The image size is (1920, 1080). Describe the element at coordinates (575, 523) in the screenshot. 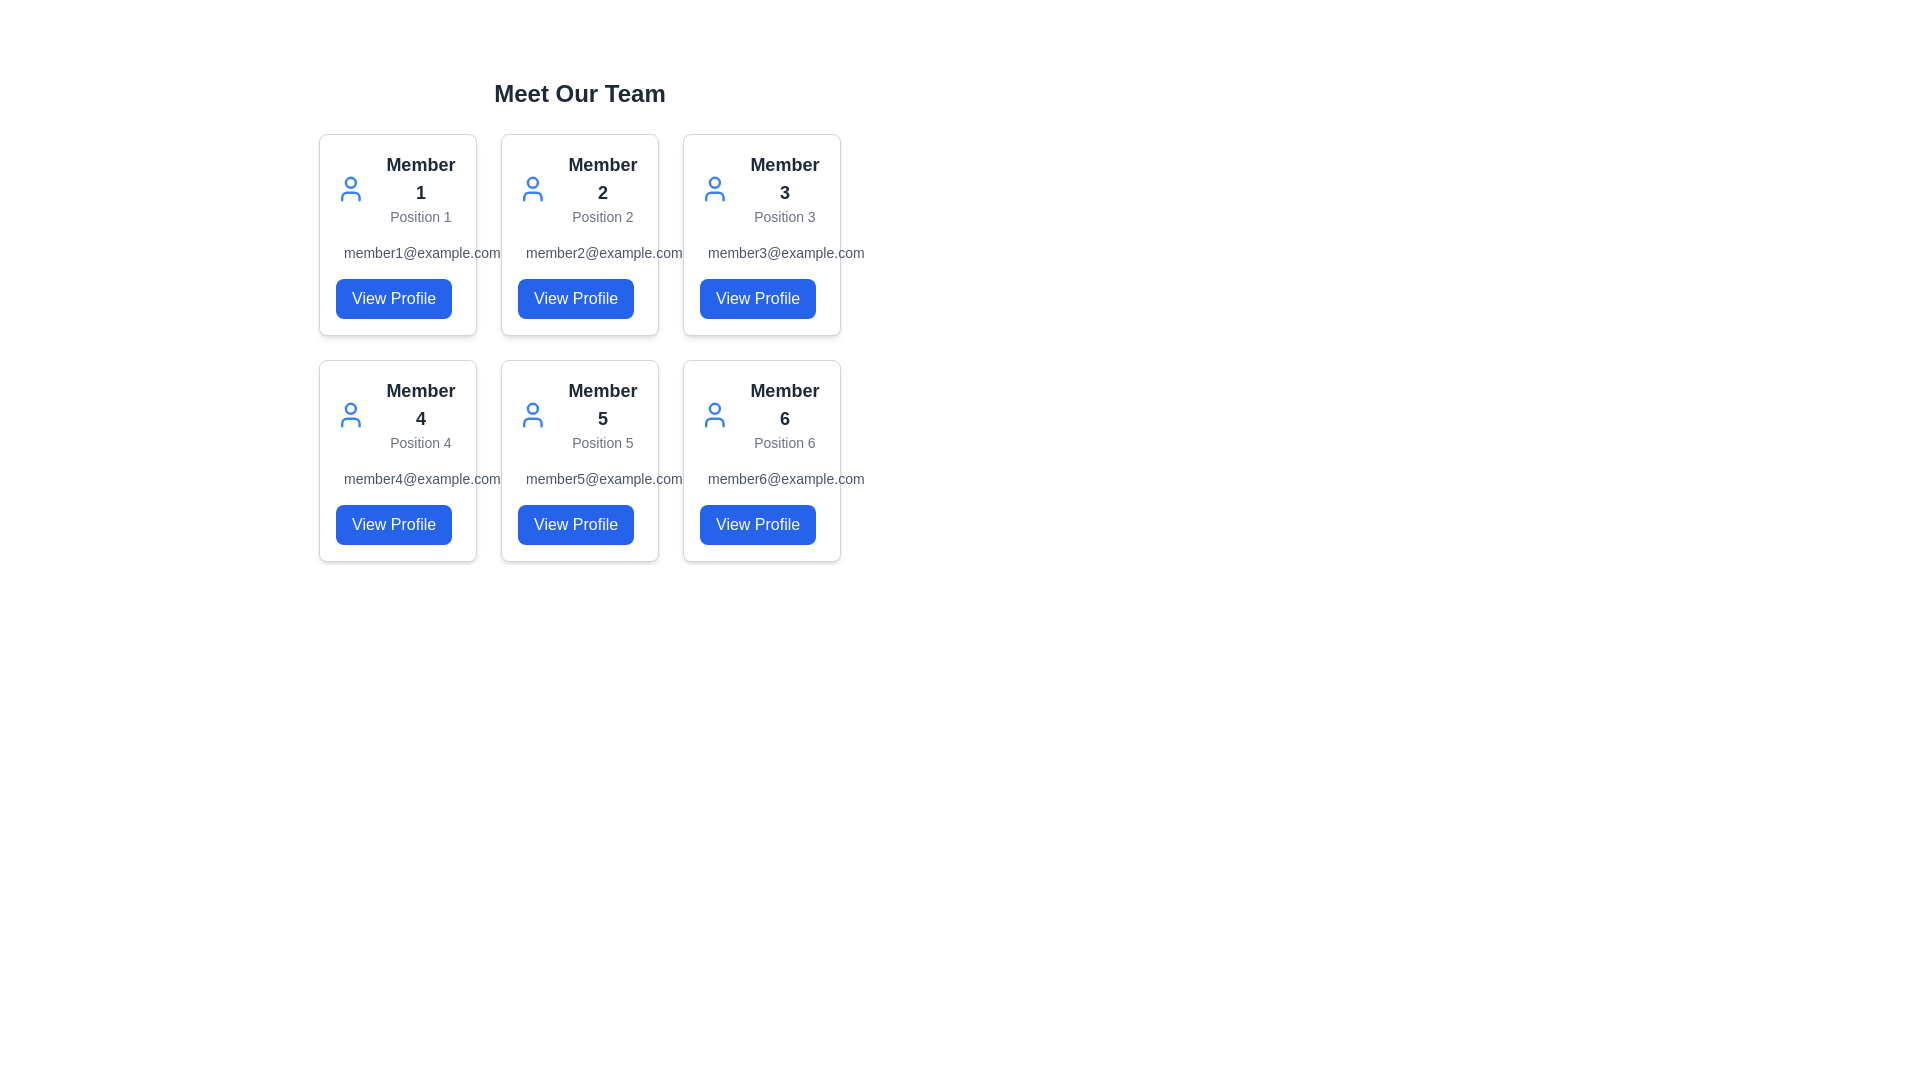

I see `the 'View Profile' button located at the bottom of the card for 'Member 5' in the second row and second column for accessibility navigation` at that location.